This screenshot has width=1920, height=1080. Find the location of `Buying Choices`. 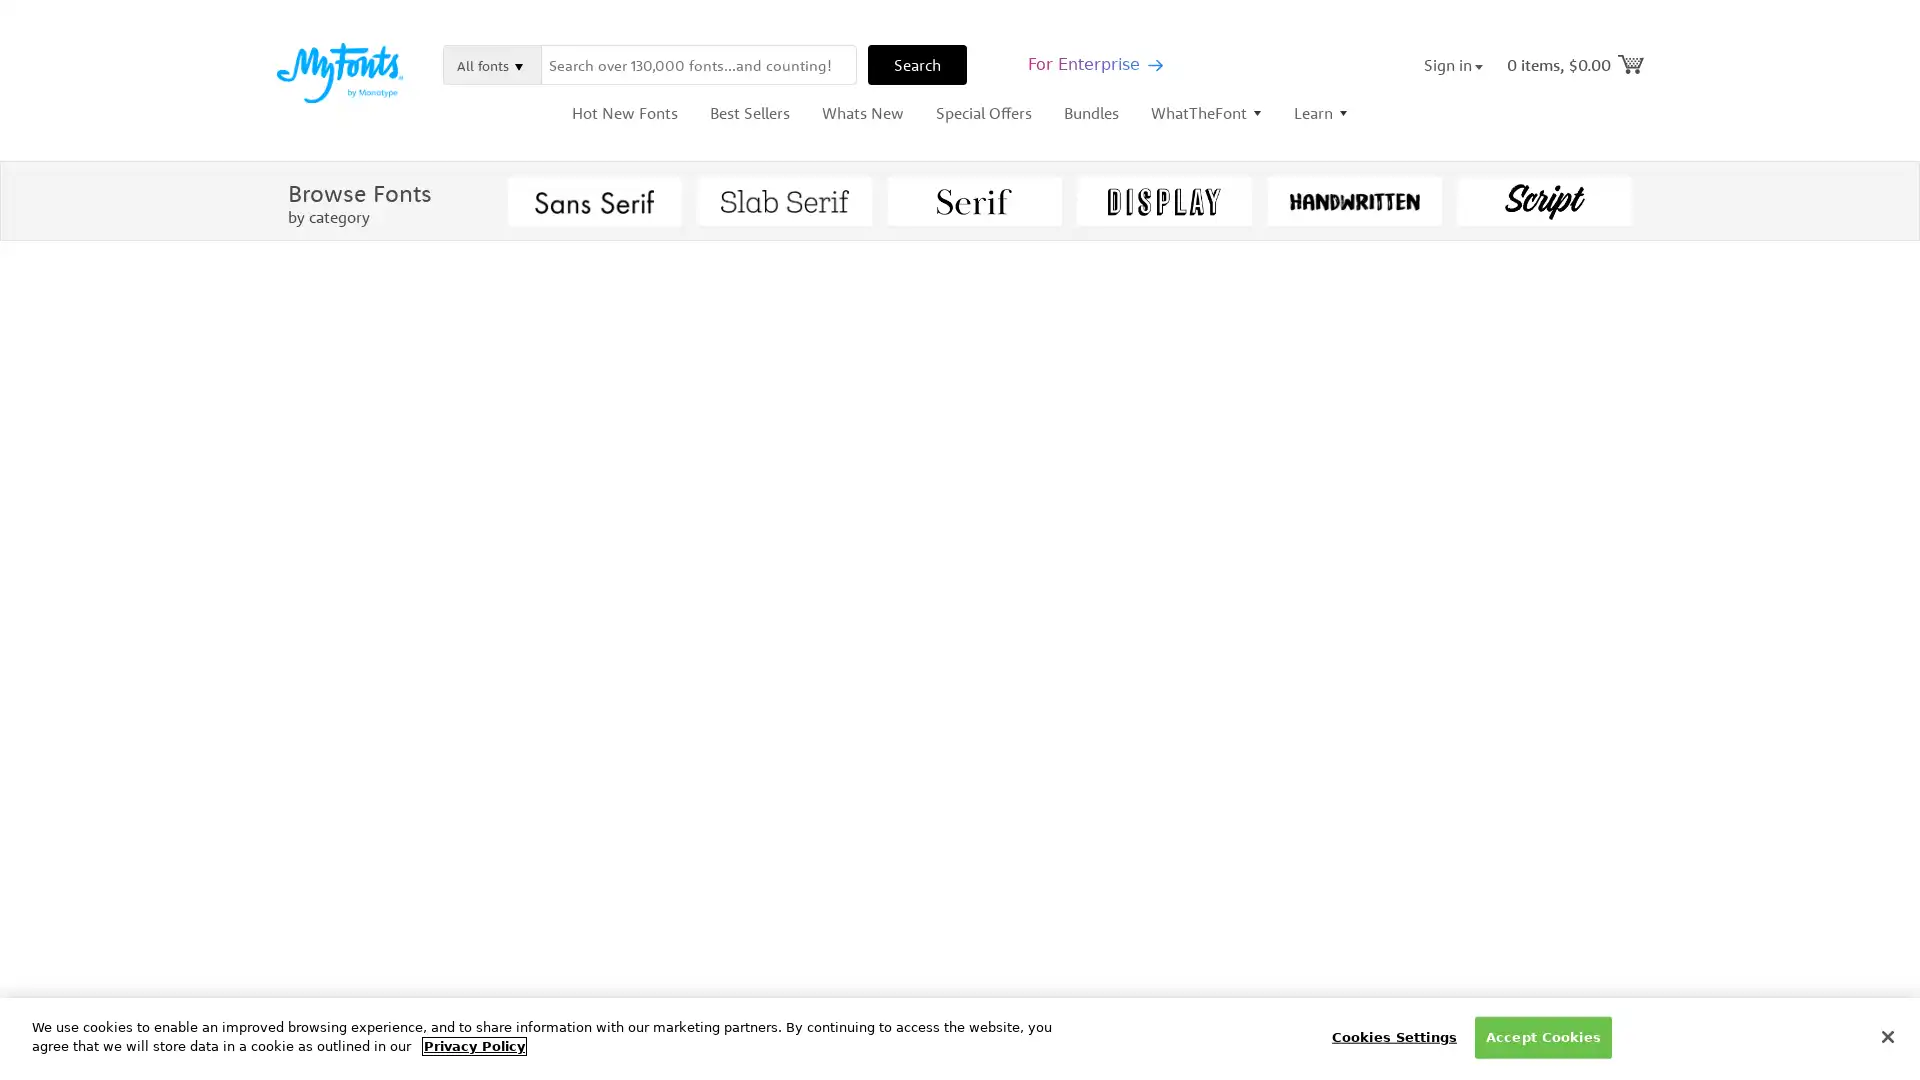

Buying Choices is located at coordinates (1263, 704).